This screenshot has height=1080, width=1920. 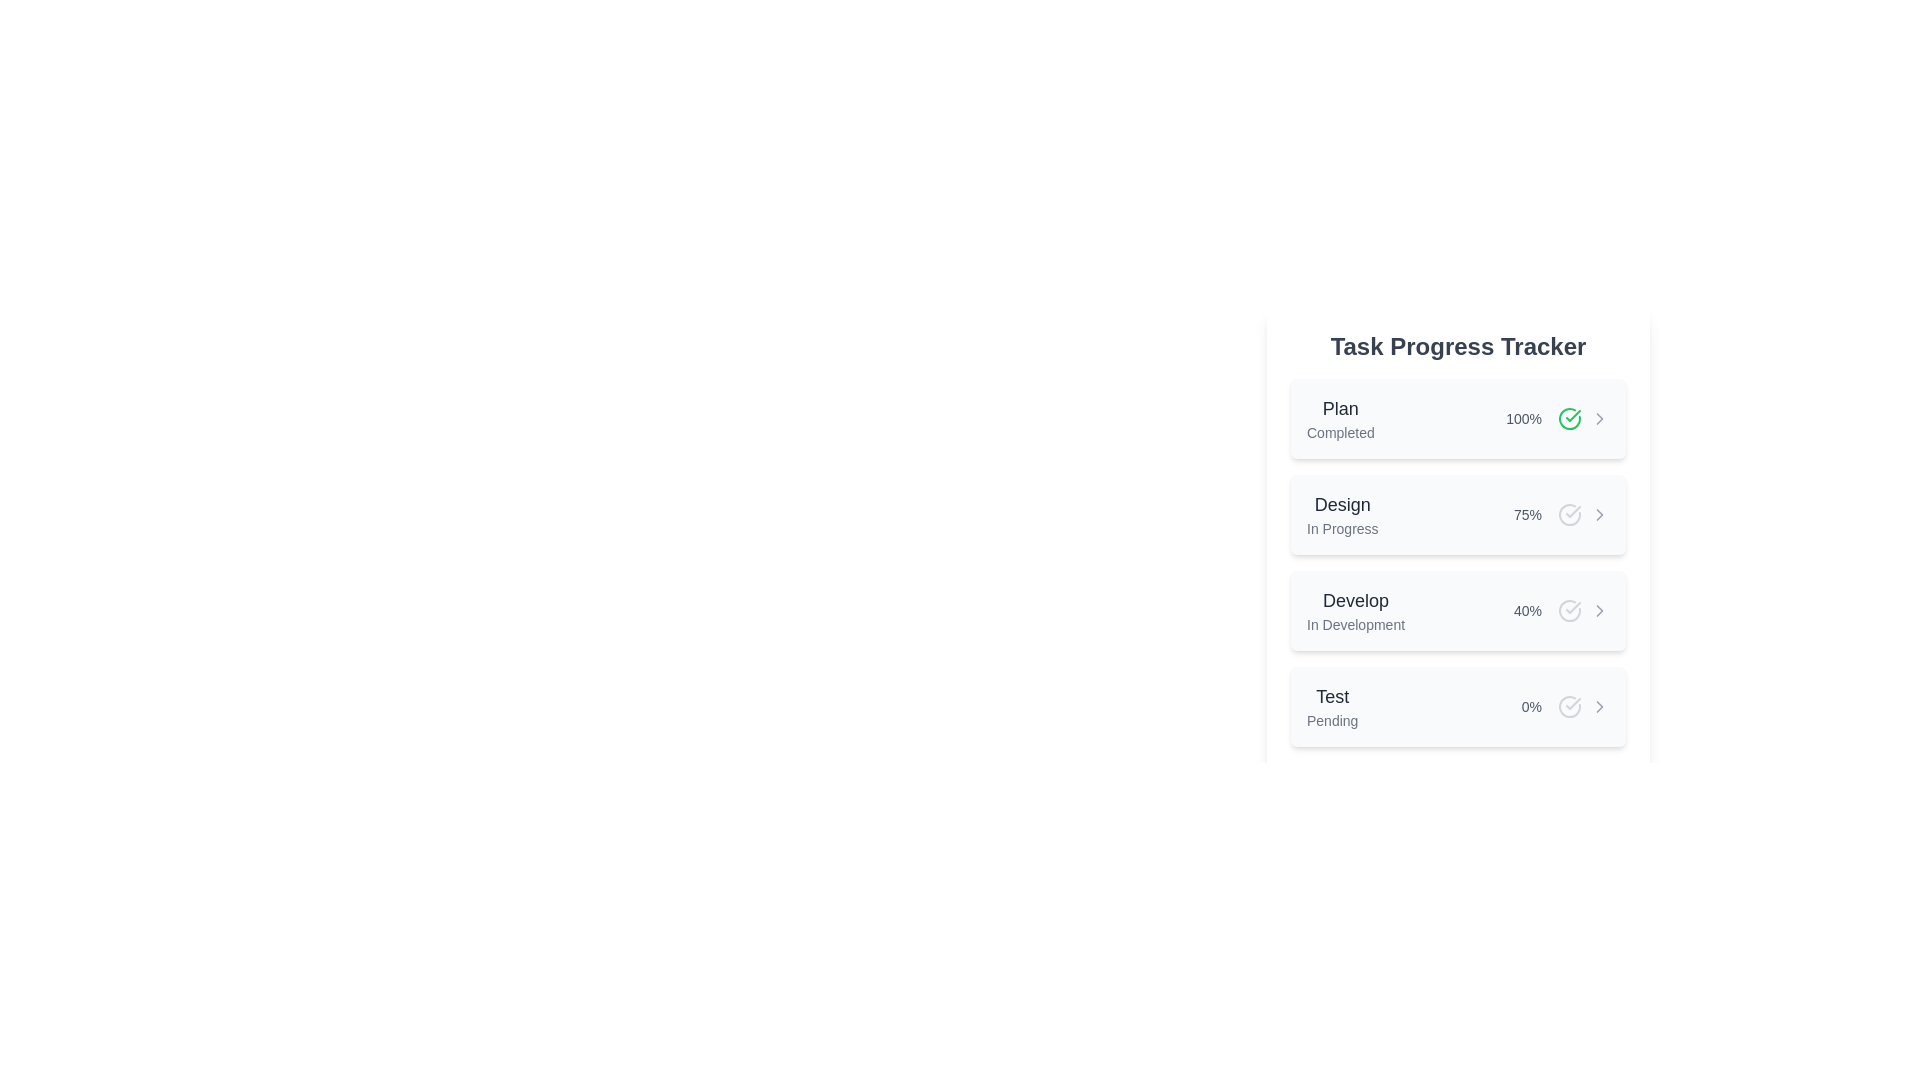 What do you see at coordinates (1568, 705) in the screenshot?
I see `the circular check icon with a gray stroke that indicates the status of the 'Test' task in the task progress tracker, located to the right of the text '0%'` at bounding box center [1568, 705].